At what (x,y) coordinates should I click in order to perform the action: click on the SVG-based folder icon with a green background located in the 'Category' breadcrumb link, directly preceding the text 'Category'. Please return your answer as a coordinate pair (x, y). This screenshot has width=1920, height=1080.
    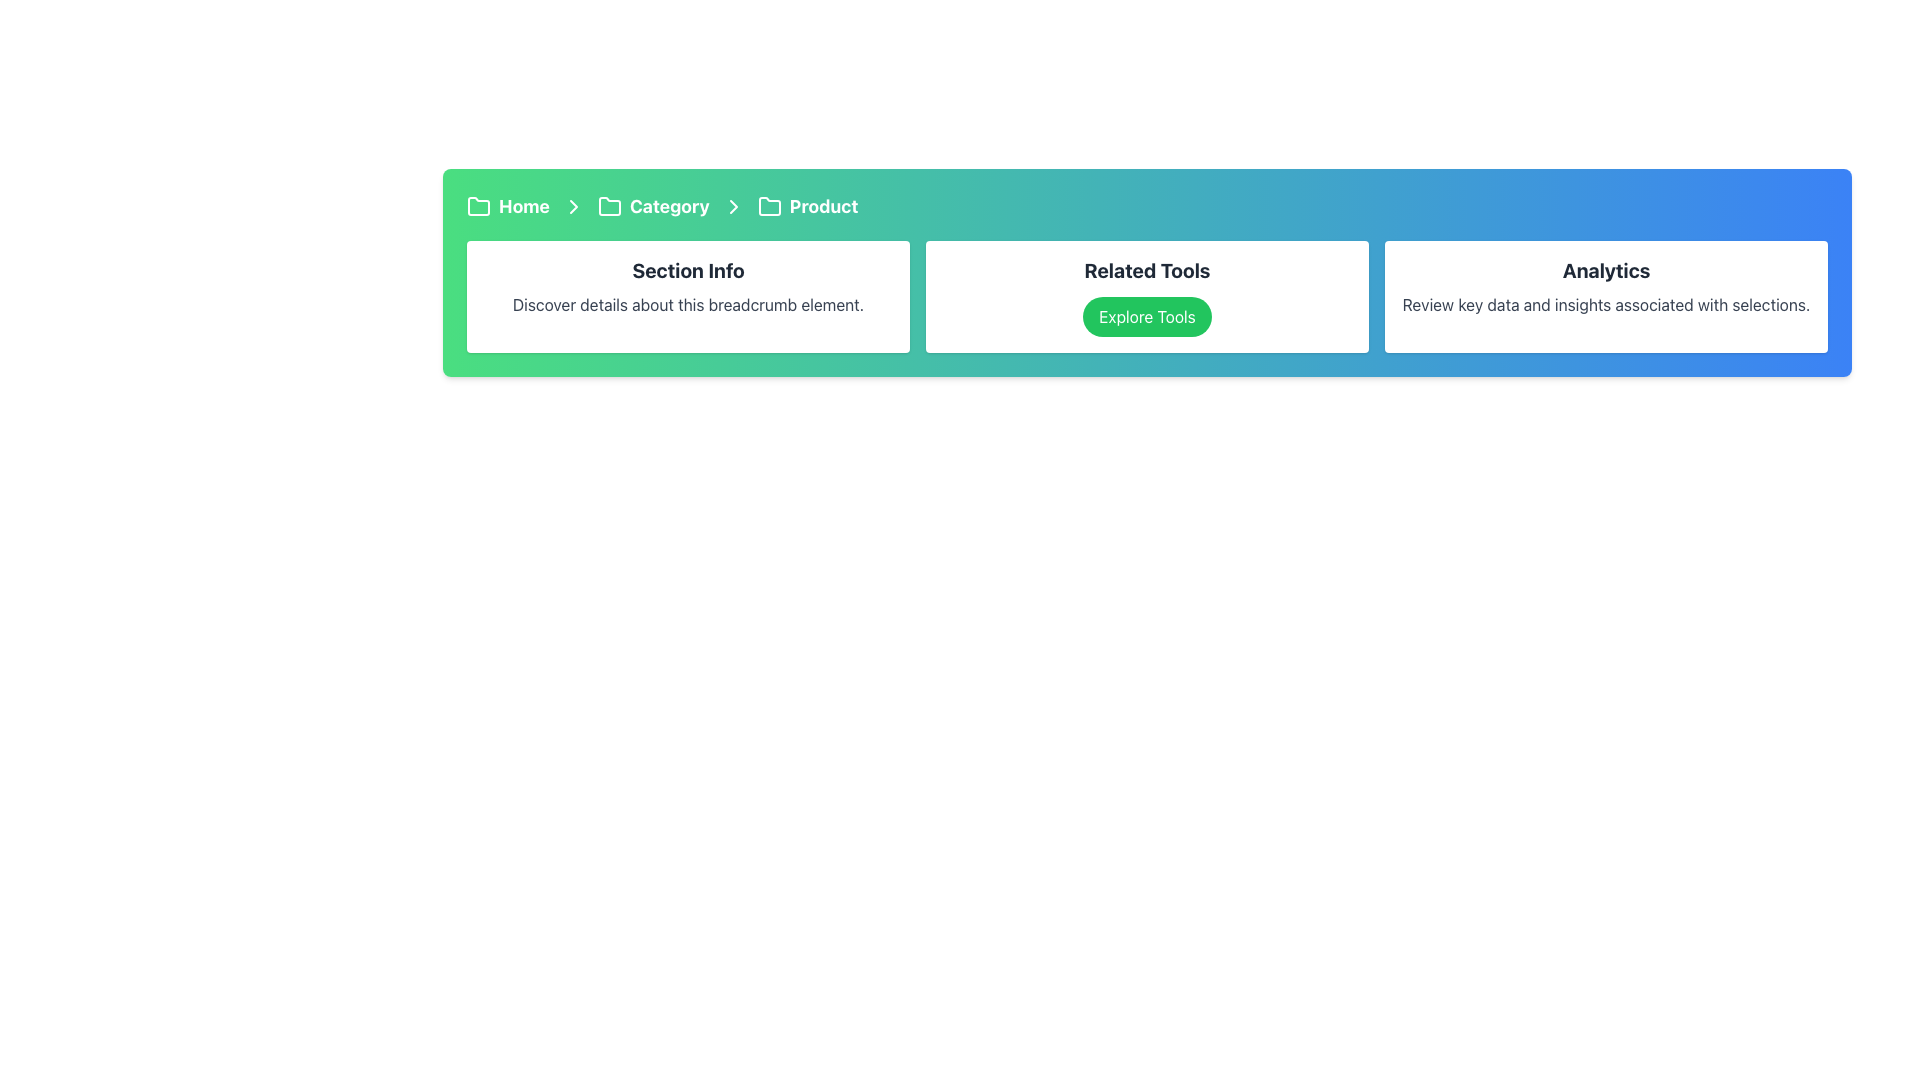
    Looking at the image, I should click on (608, 207).